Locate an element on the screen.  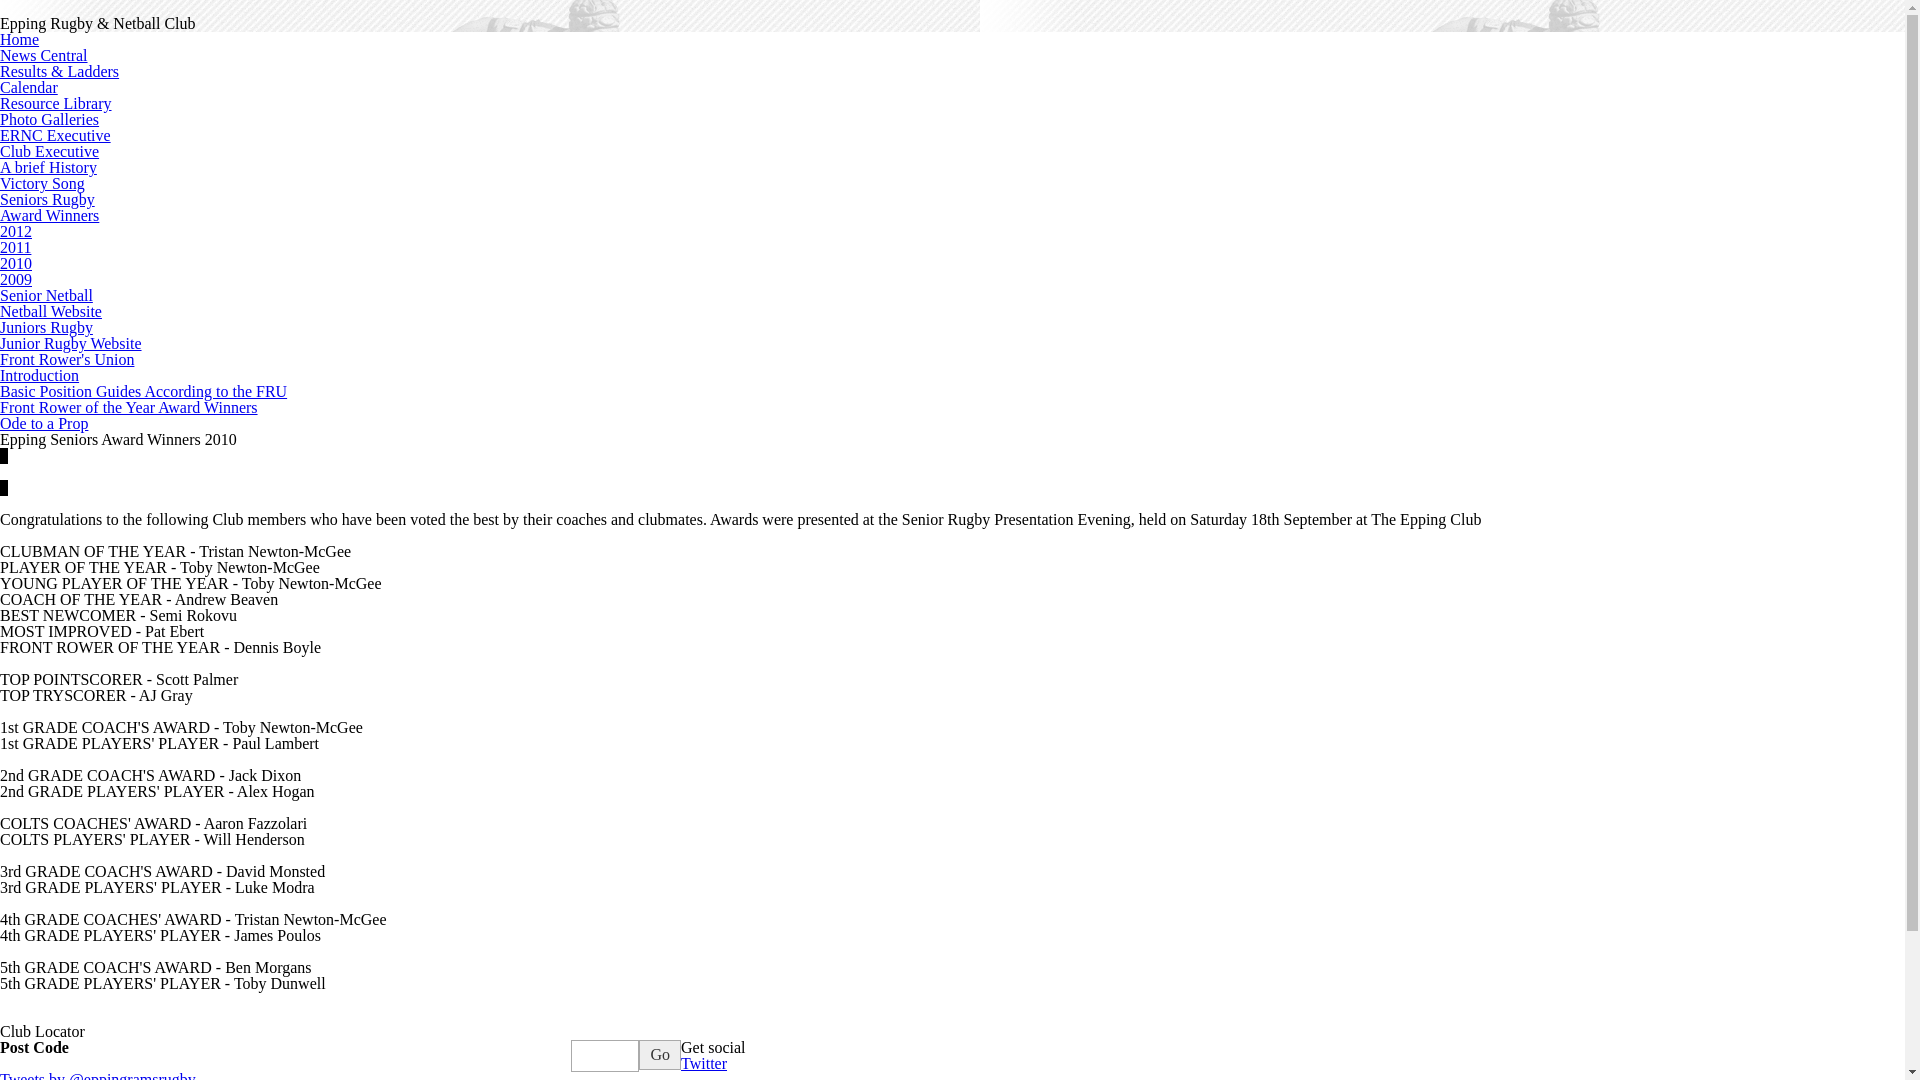
'Introduction' is located at coordinates (39, 375).